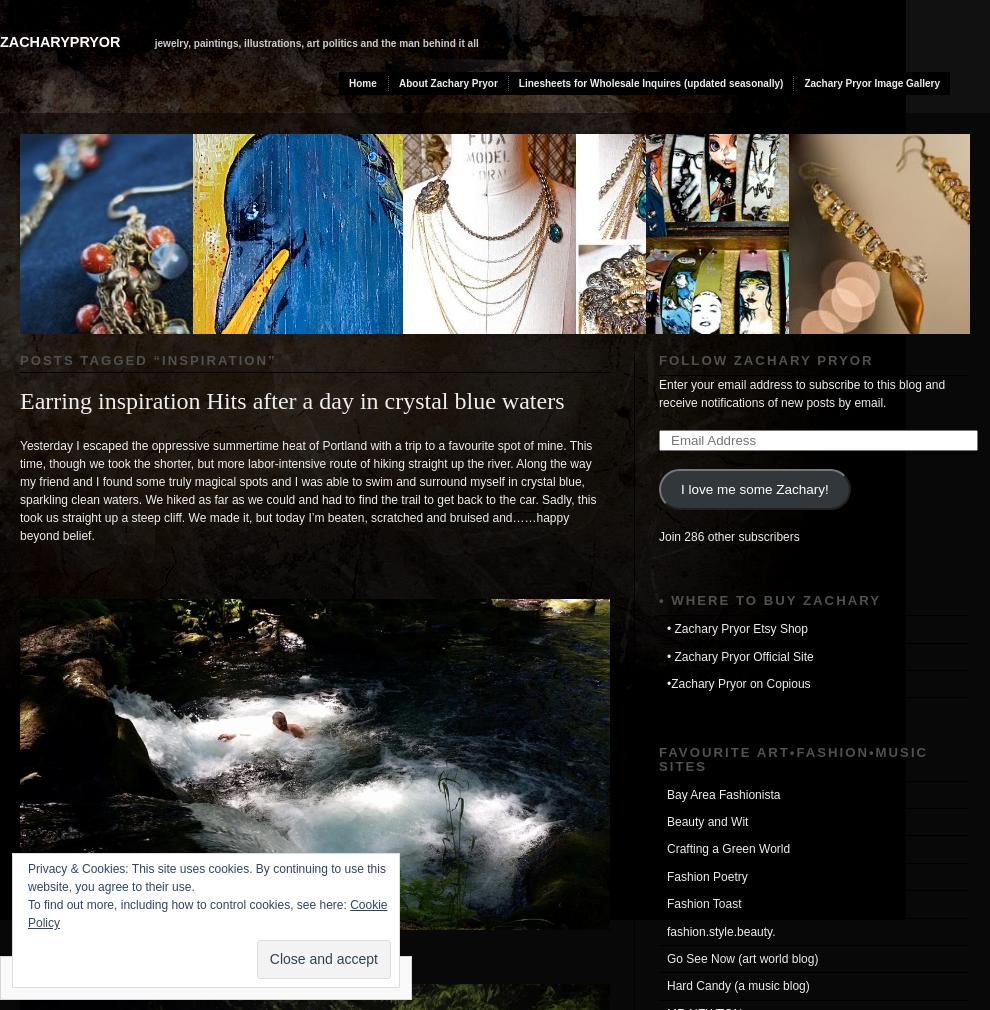  What do you see at coordinates (306, 490) in the screenshot?
I see `'Yesterday I escaped the oppressive summertime heat of Portland with a trip to a favourite spot of mine. This time, though we took the shorter, but more labor-intensive route of hiking straight up the river. Along the way my friend and I found some truly magical spots and I was able to swim and surround myself in crystal blue, sparkling clean waters. We hiked as far as we could and had to find the trail to get back to the car. Sadly, this took us straight up a steep cliff. We made it, but today I’m beaten, scratched and bruised and……happy beyond belief.'` at bounding box center [306, 490].